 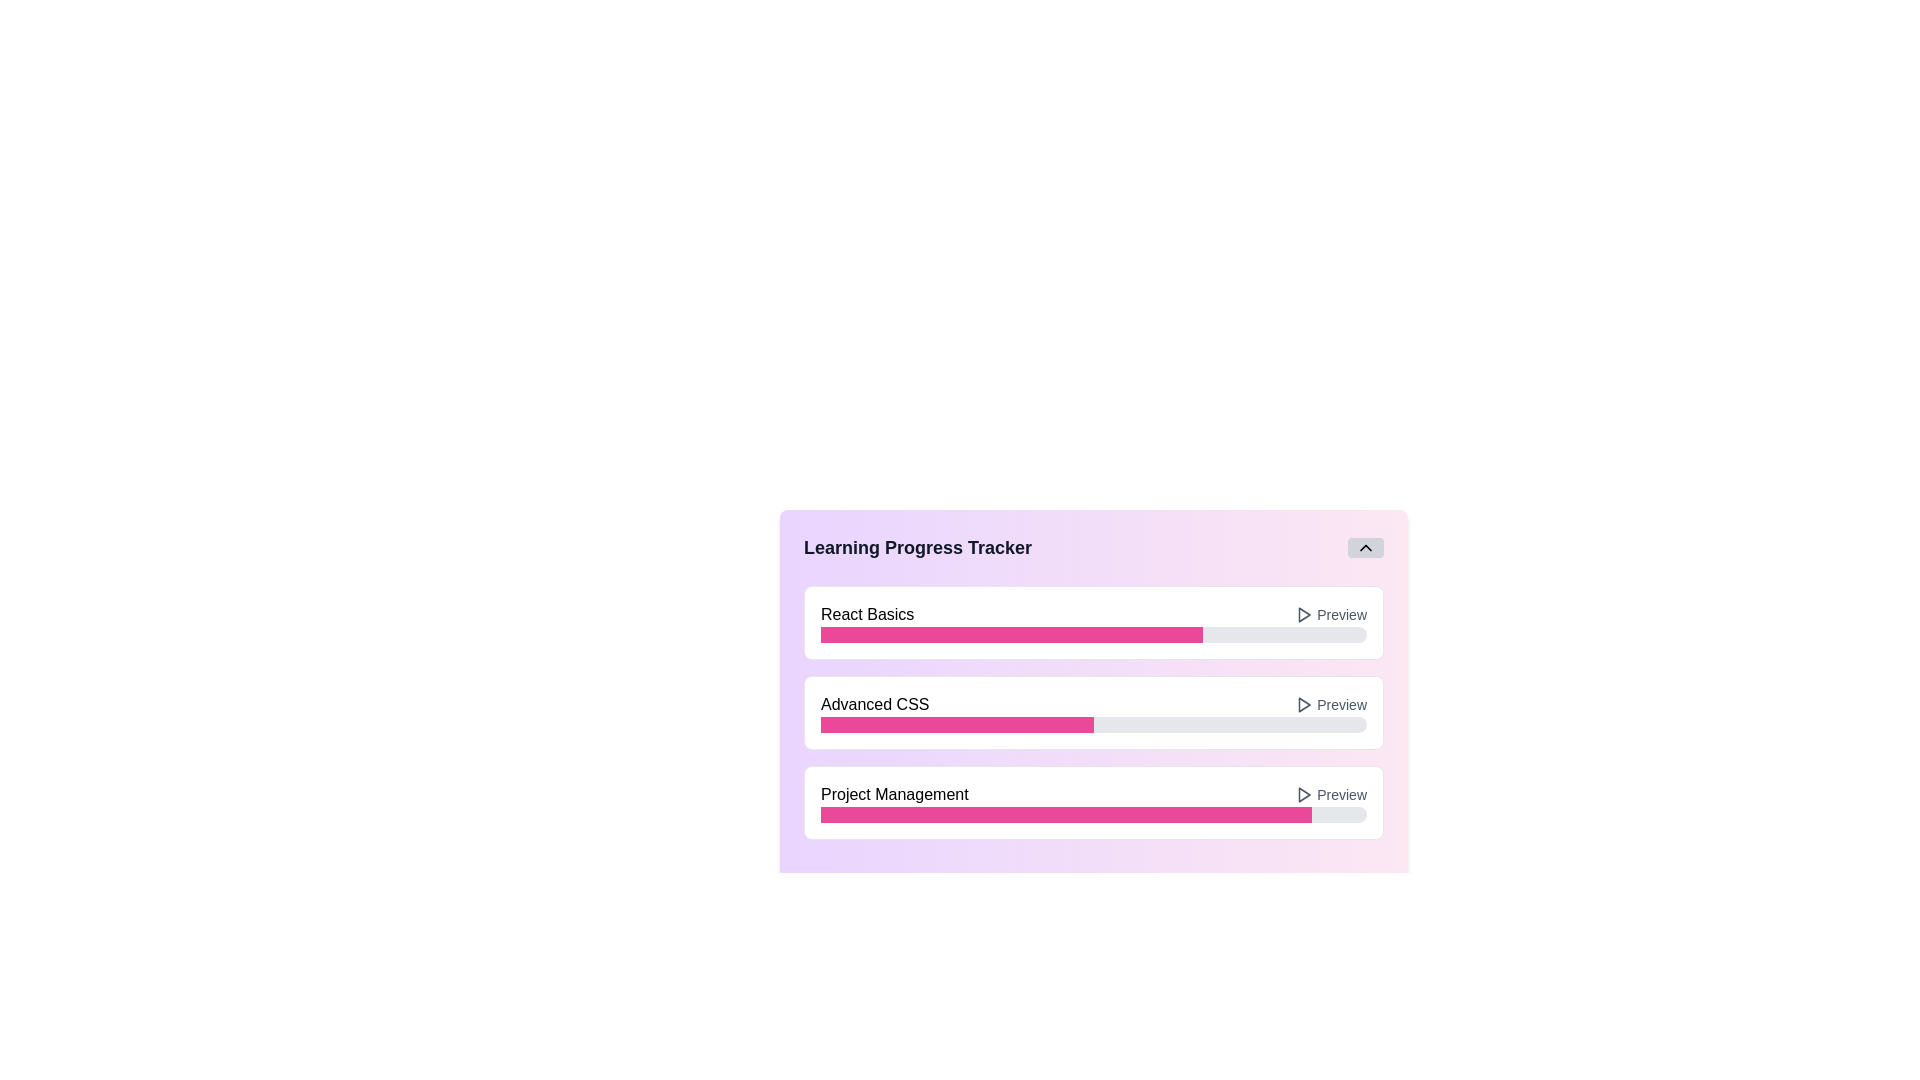 I want to click on the small button with a triangular play symbol and the text 'Preview' located in the 'Learning Progress Tracker' section for the 'Advanced CSS' item, so click(x=1331, y=704).